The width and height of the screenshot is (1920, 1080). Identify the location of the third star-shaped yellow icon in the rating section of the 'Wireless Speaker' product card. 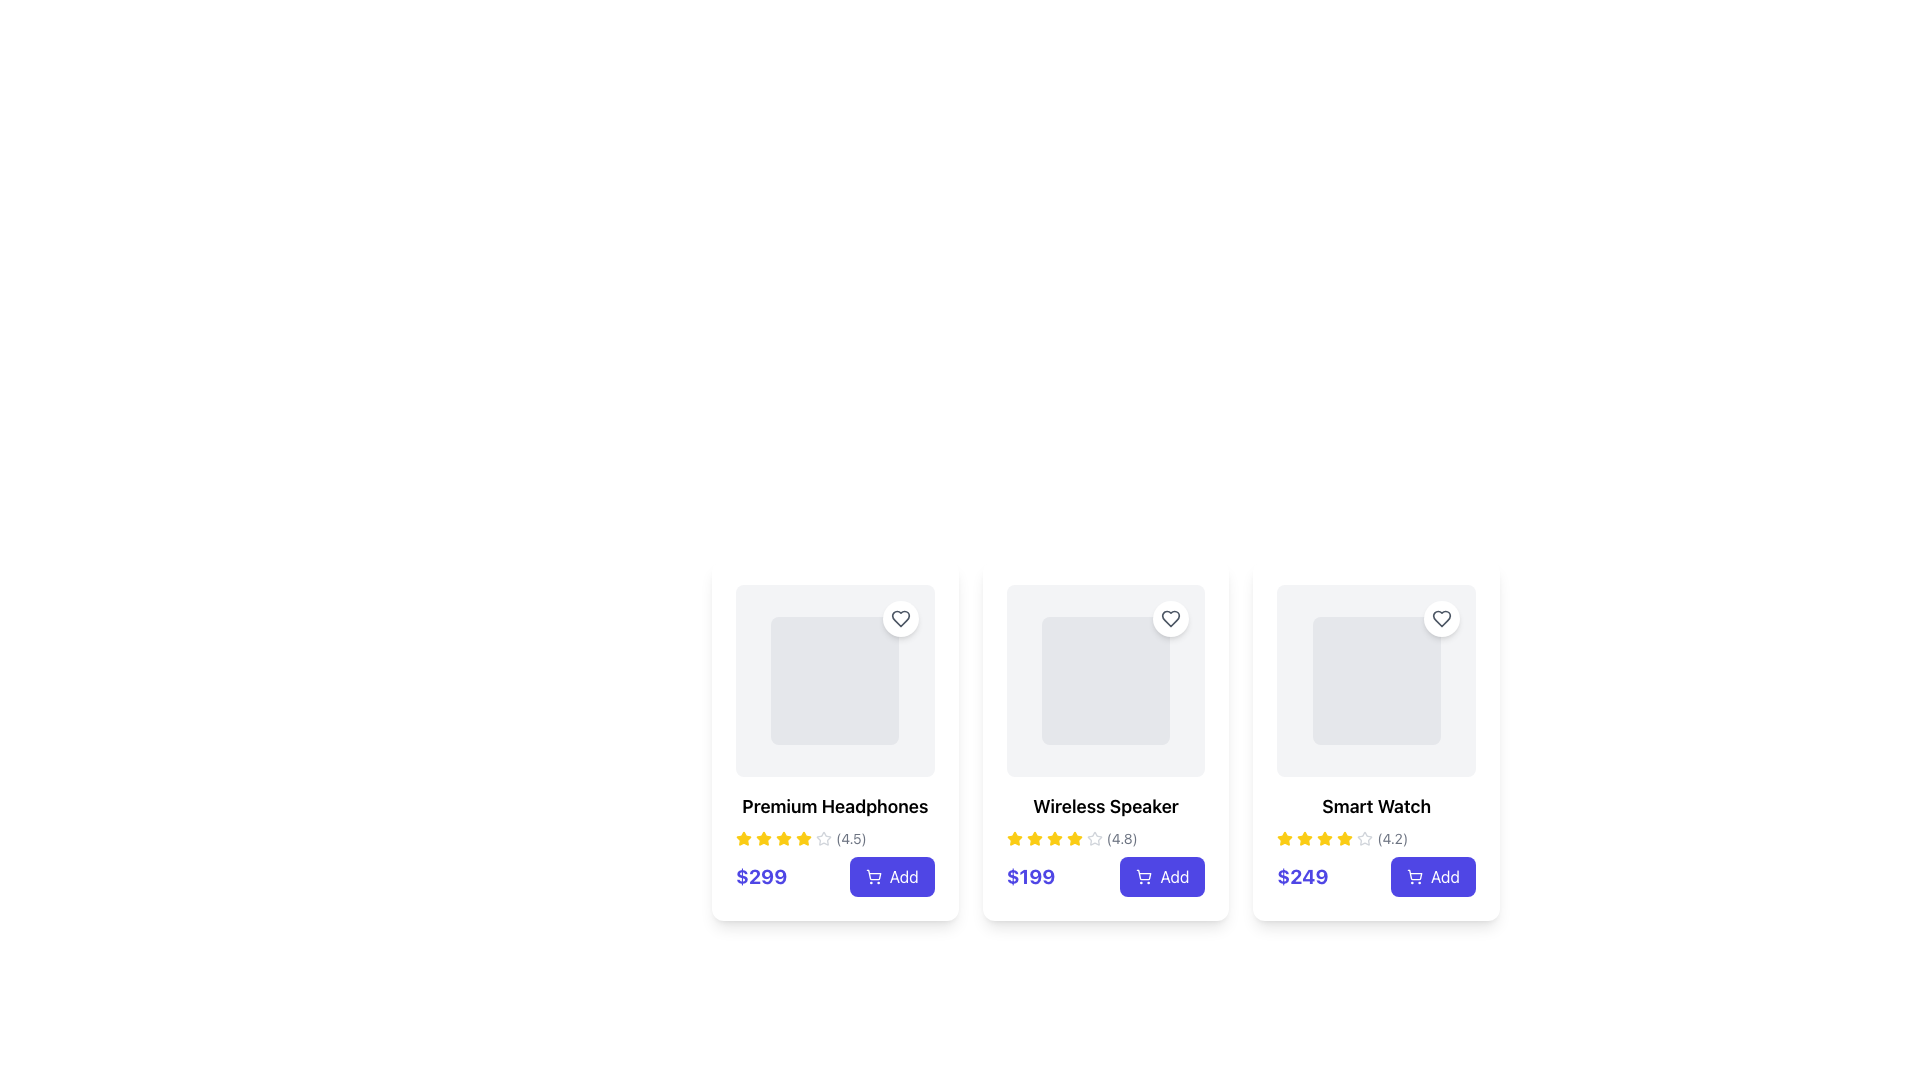
(1014, 838).